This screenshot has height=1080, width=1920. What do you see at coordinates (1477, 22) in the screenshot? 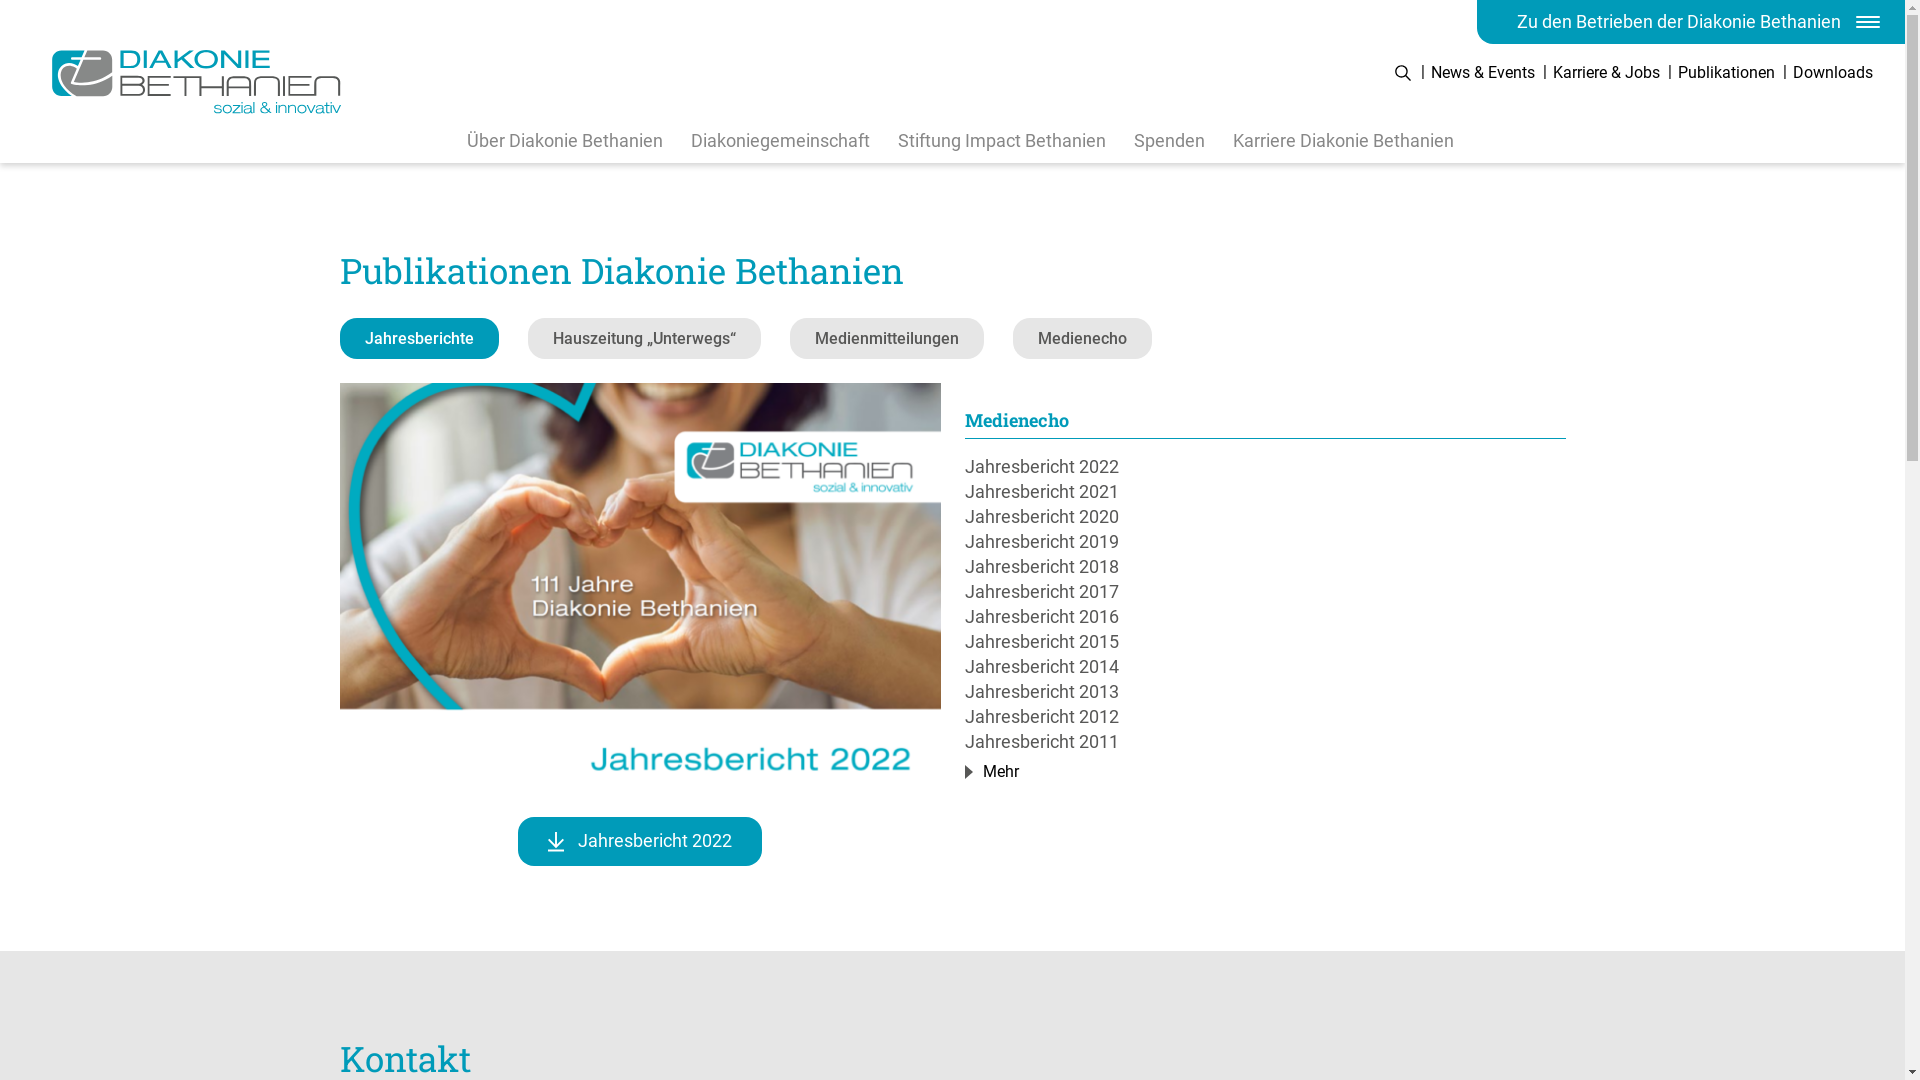
I see `'Zu den Betrieben der Diakonie Bethanien'` at bounding box center [1477, 22].